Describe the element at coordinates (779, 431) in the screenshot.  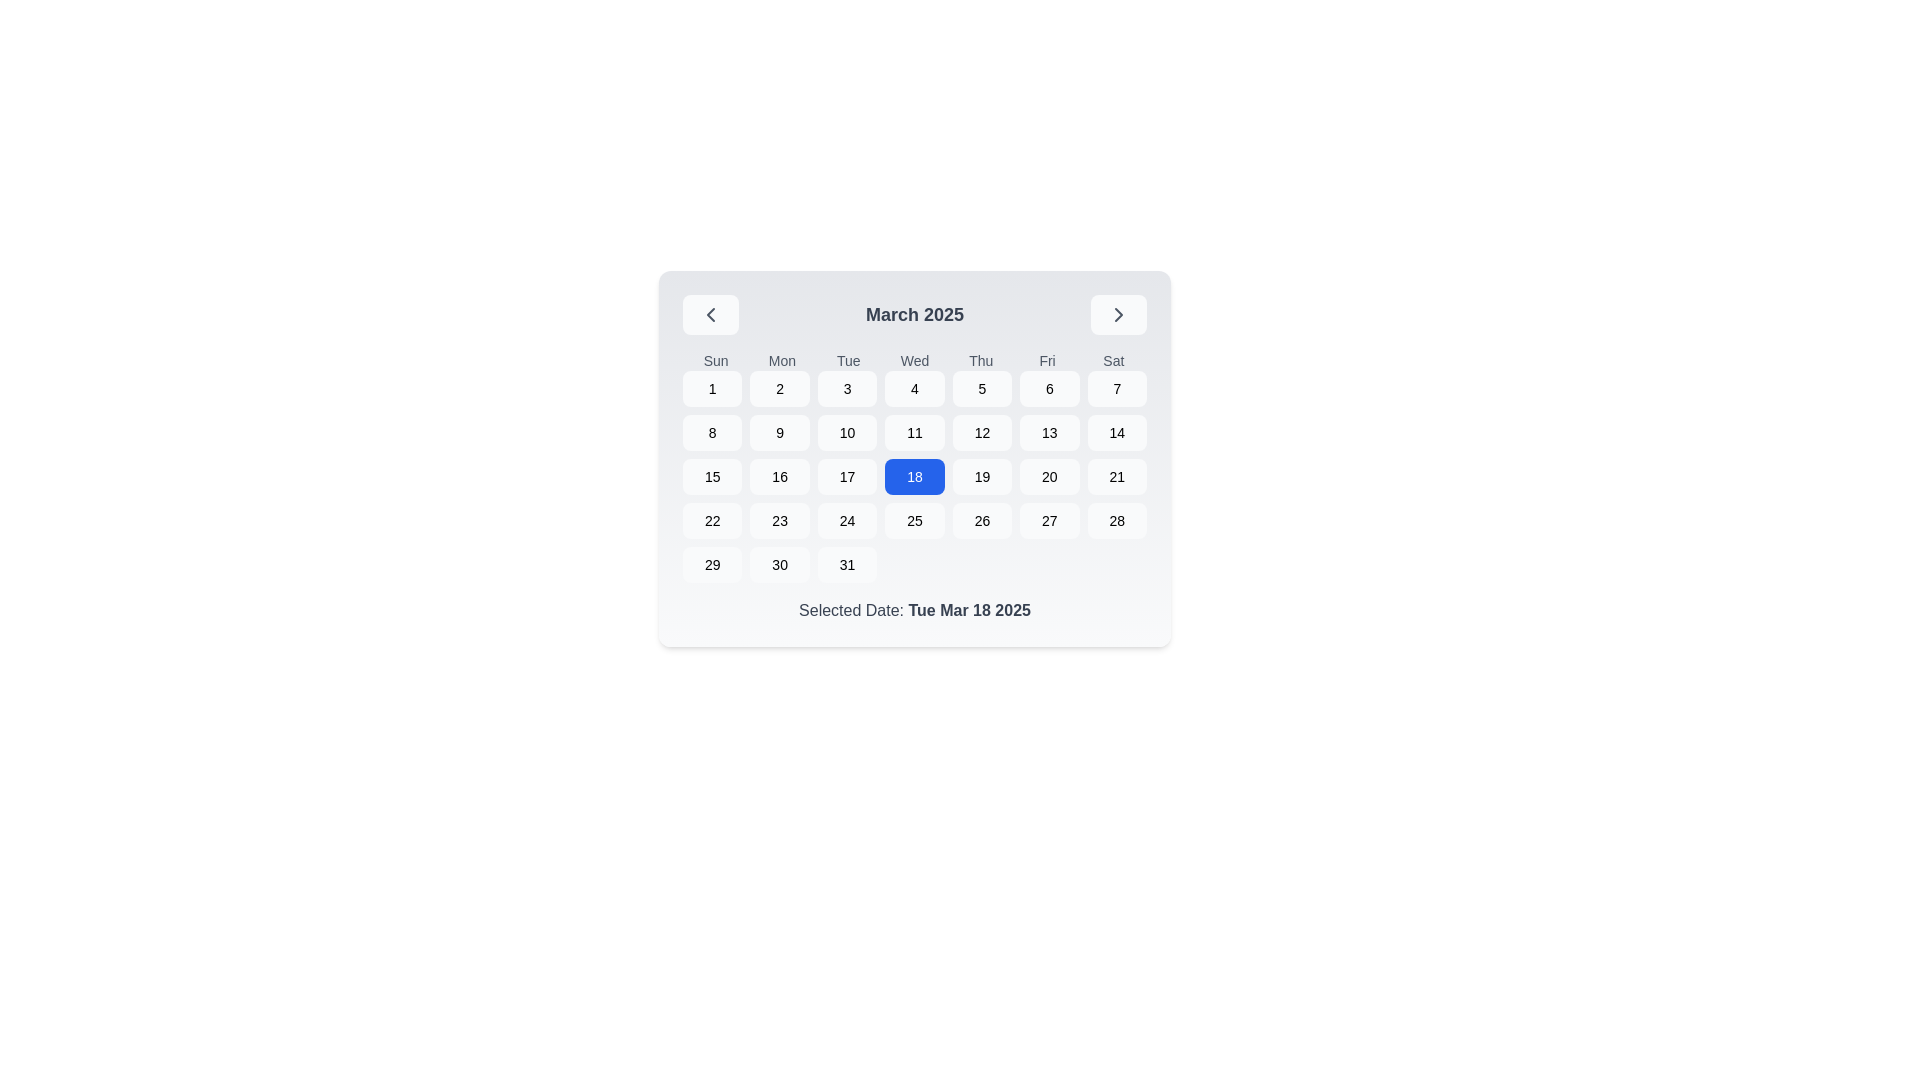
I see `the button that allows the selection of the date '9' in the calendar grid, located in the second row and second column` at that location.